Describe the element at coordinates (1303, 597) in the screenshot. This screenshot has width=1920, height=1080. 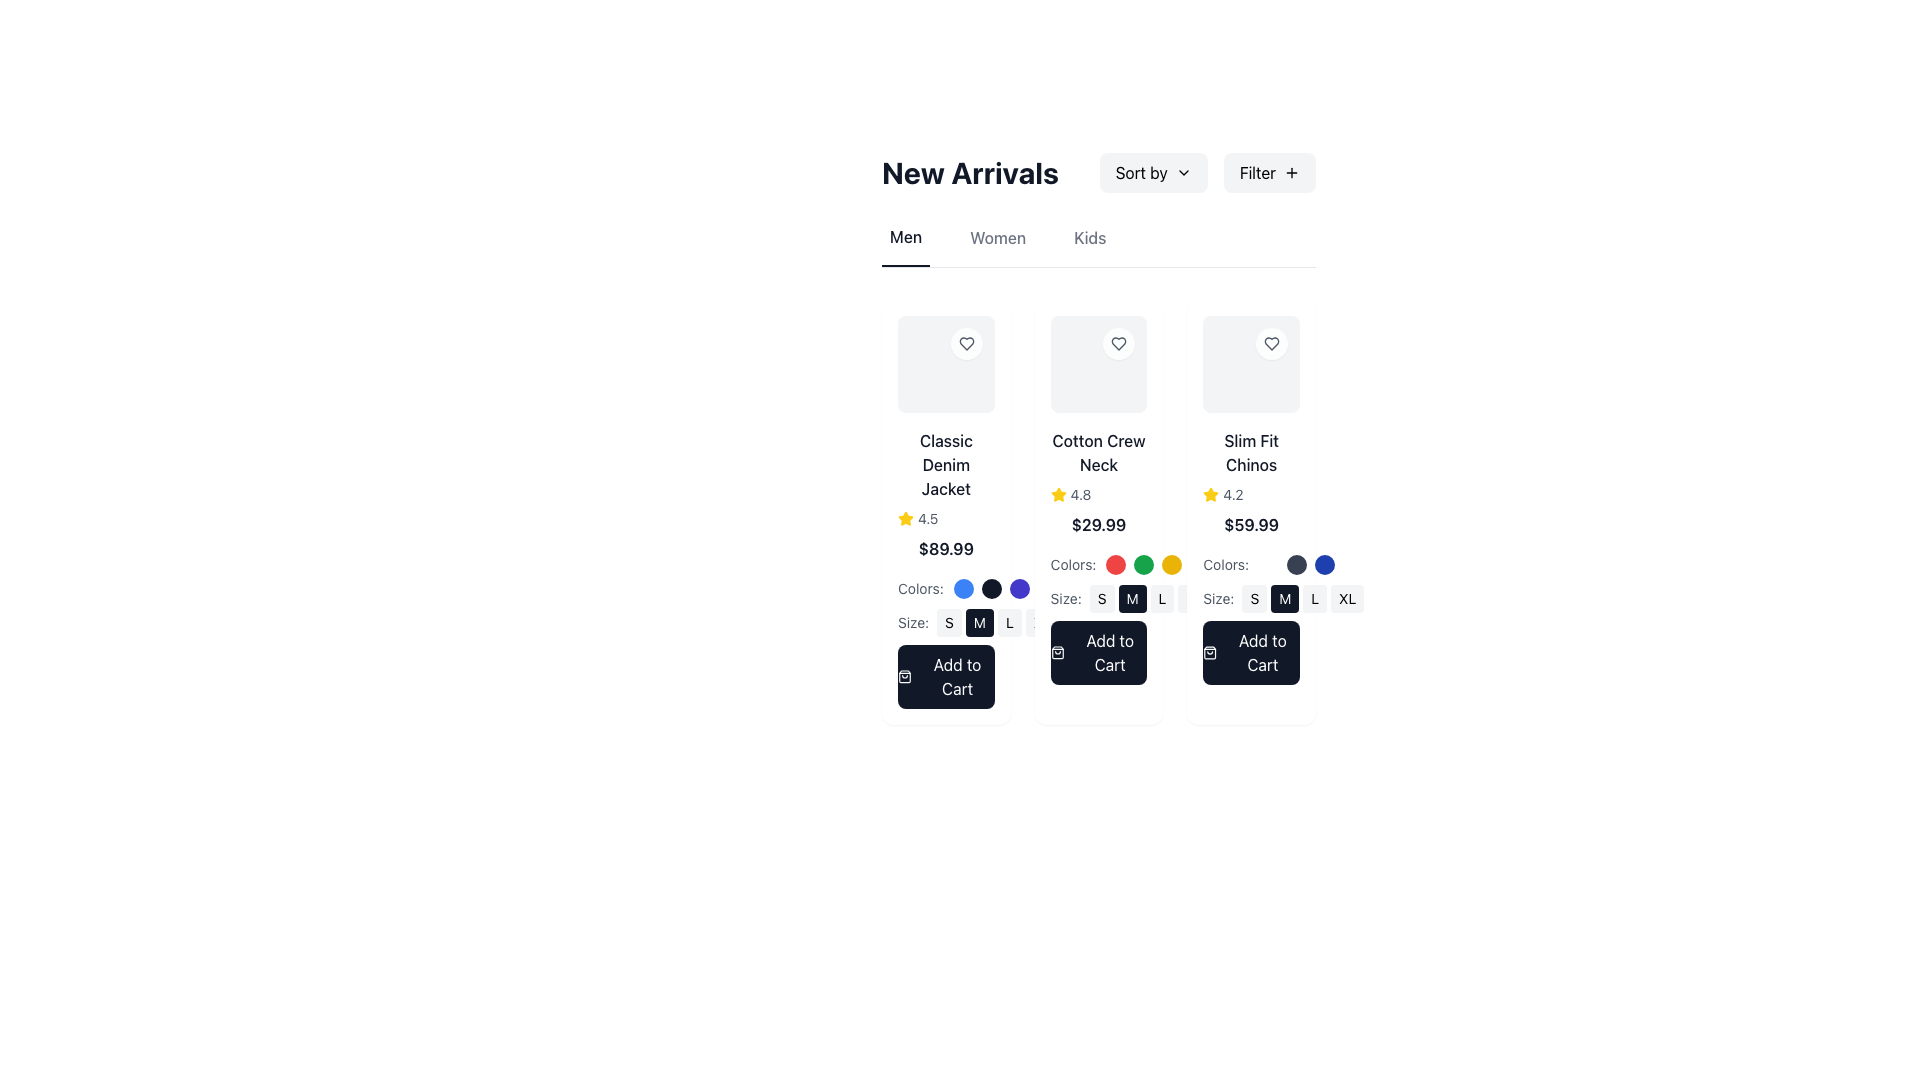
I see `the 'M' button in the Horizontal Button Group for selecting the product size located below the 'Colors' section of the 'Slim Fit Chinos' product card` at that location.